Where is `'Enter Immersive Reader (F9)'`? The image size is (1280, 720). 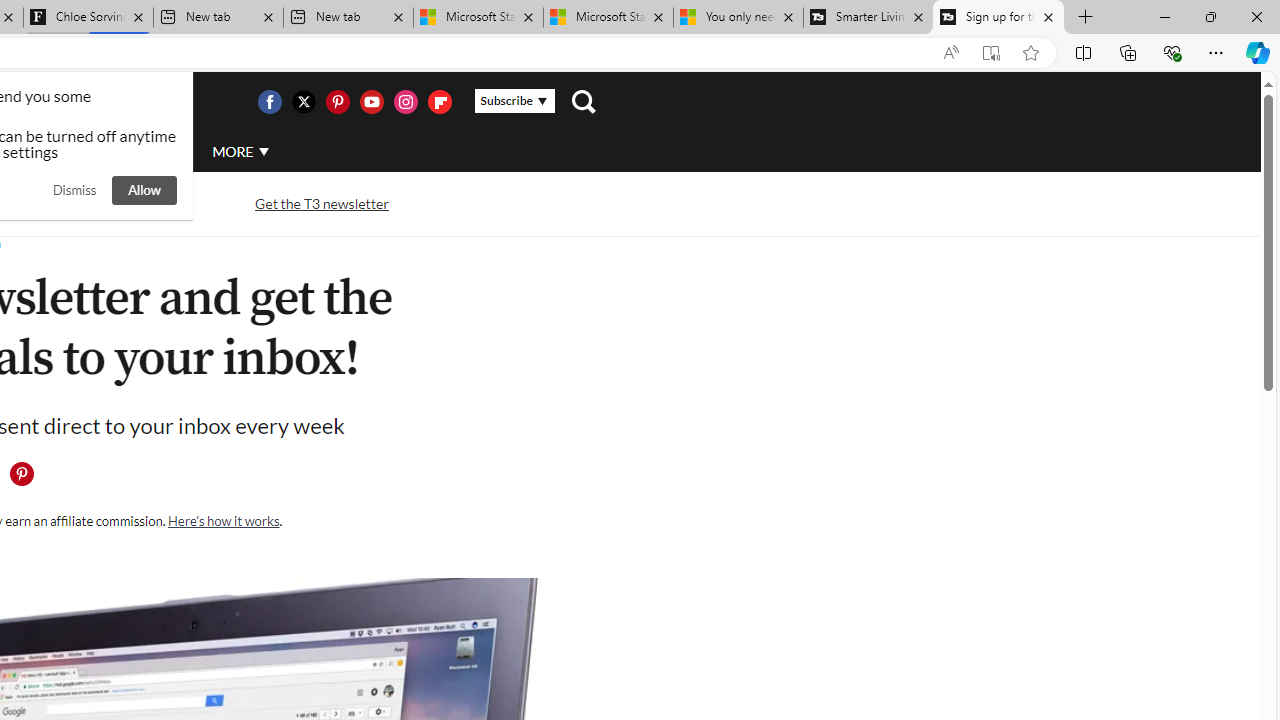
'Enter Immersive Reader (F9)' is located at coordinates (991, 52).